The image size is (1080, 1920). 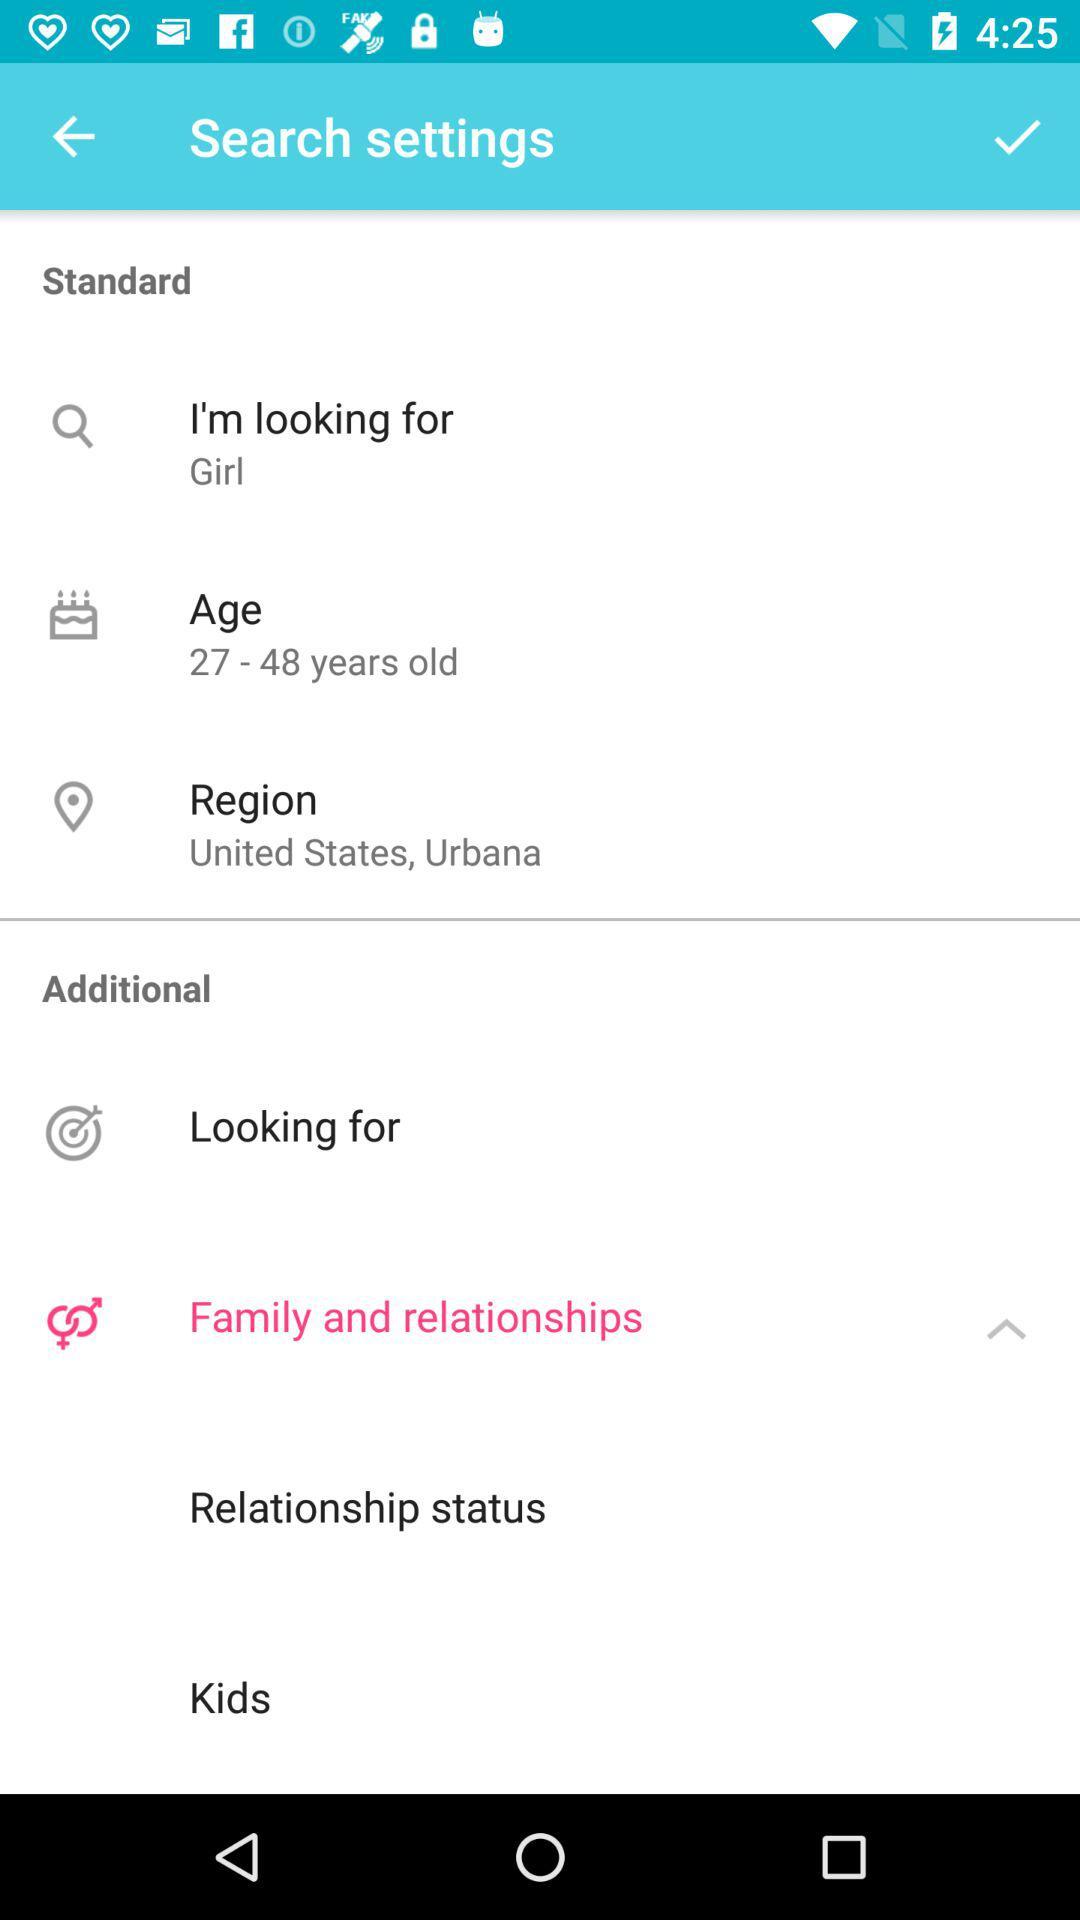 I want to click on item at the top right corner, so click(x=1017, y=135).